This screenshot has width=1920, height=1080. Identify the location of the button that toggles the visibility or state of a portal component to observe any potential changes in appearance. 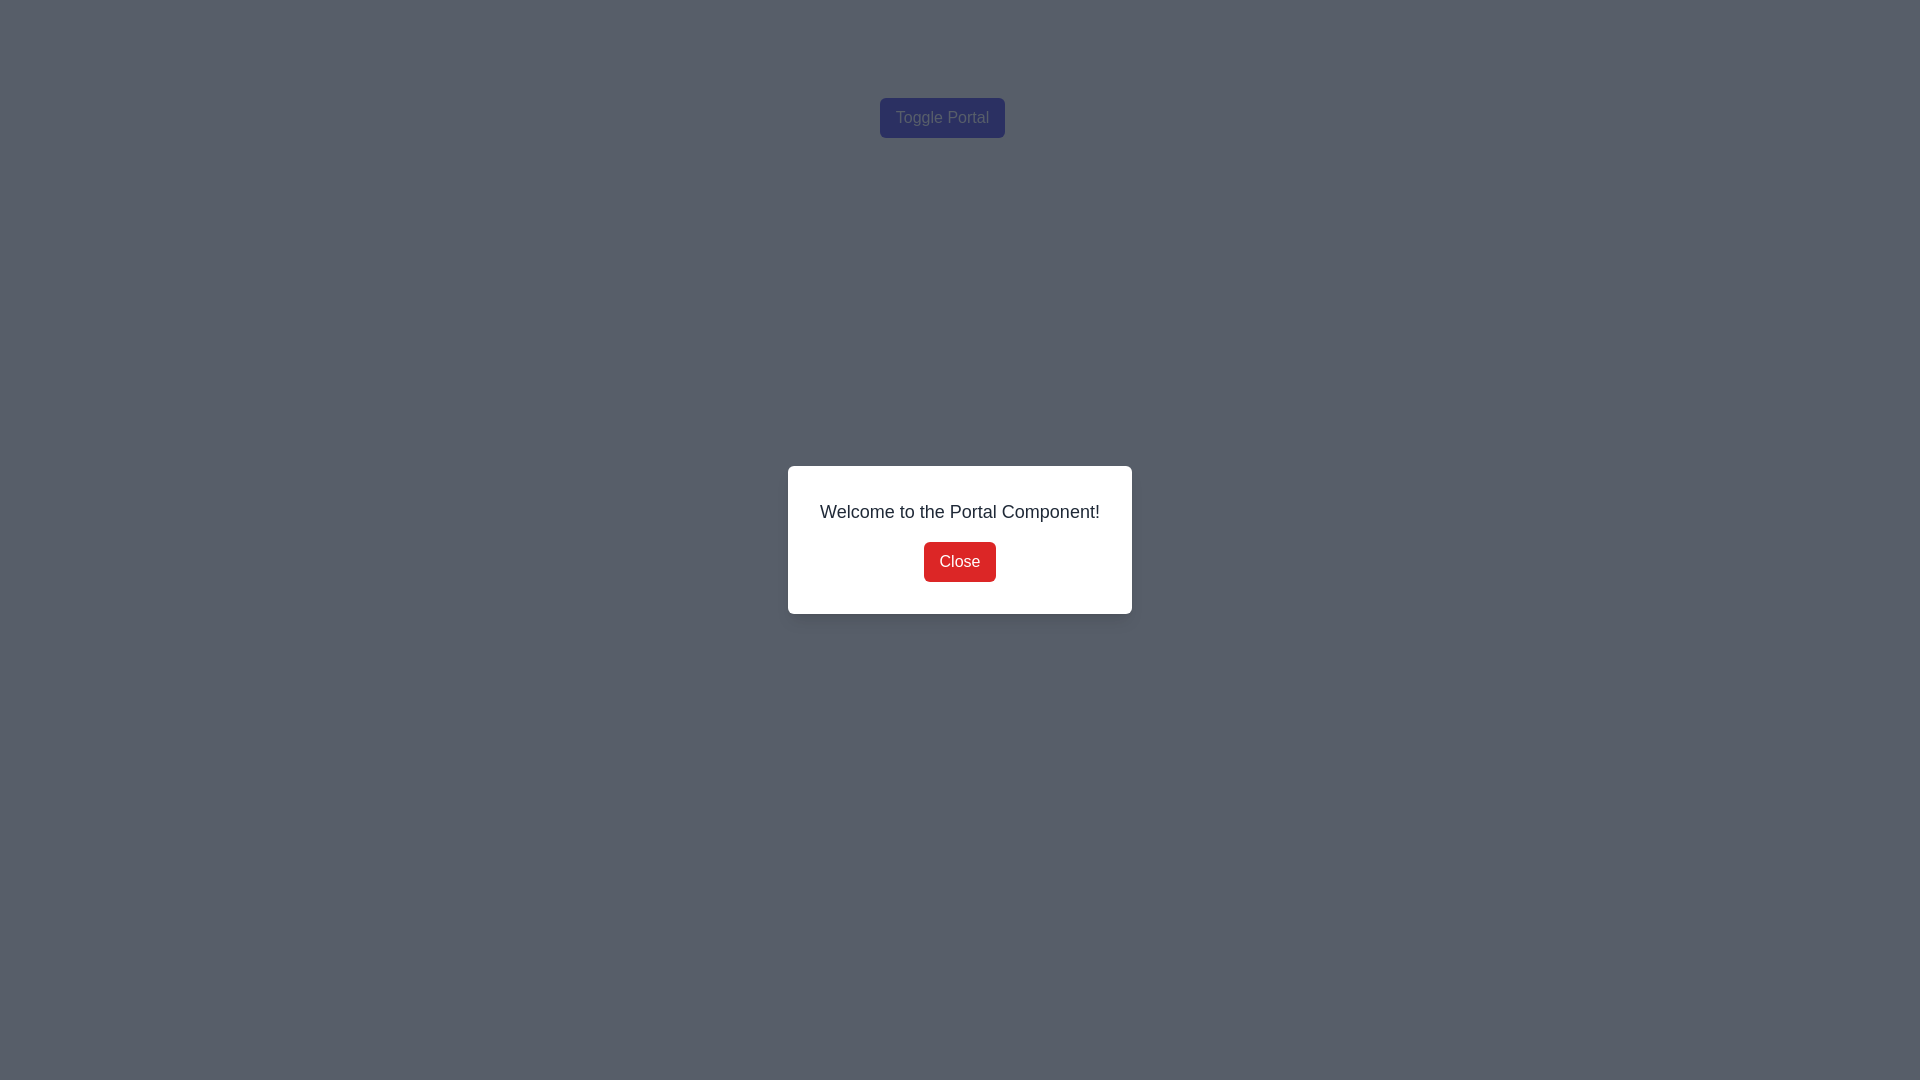
(941, 118).